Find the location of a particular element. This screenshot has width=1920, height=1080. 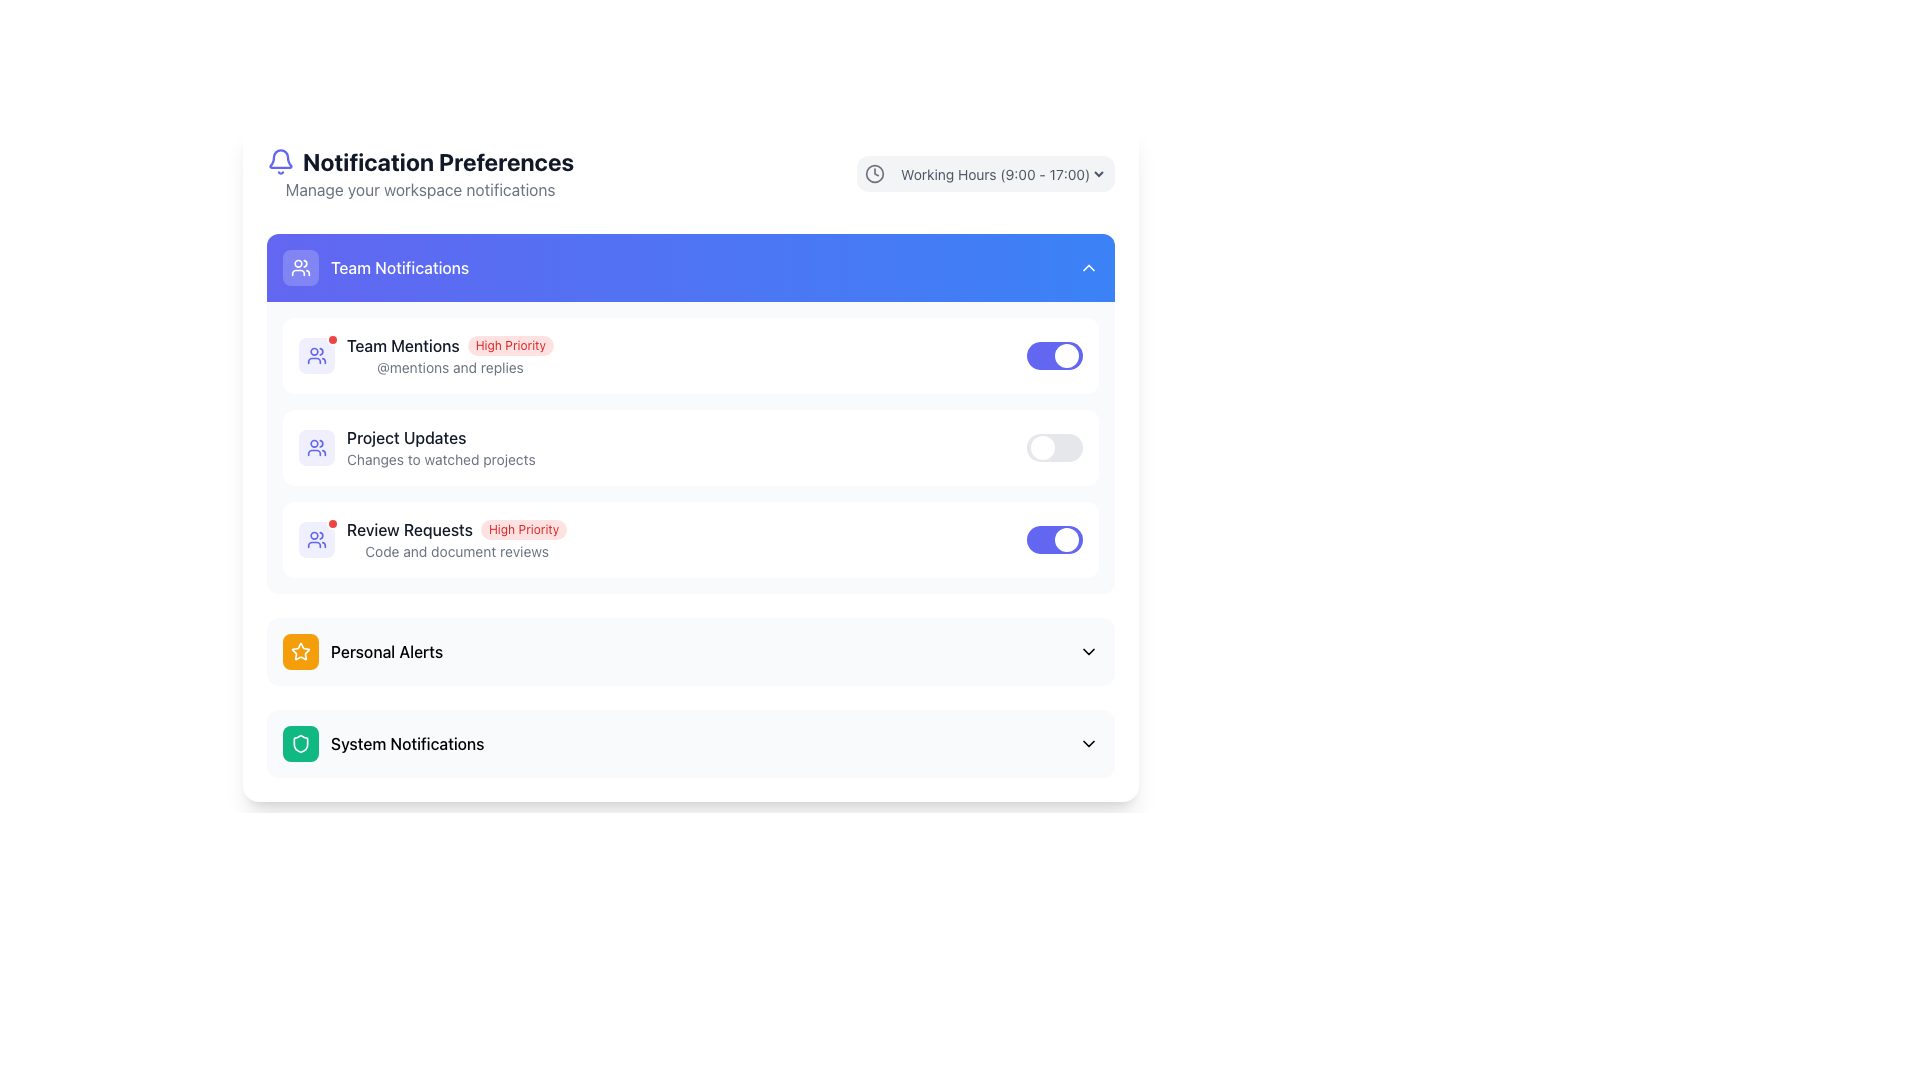

the dropdown menu labeled 'Working Hours (9:00 - 17:00)' located at the top-right corner of the interface is located at coordinates (1002, 172).